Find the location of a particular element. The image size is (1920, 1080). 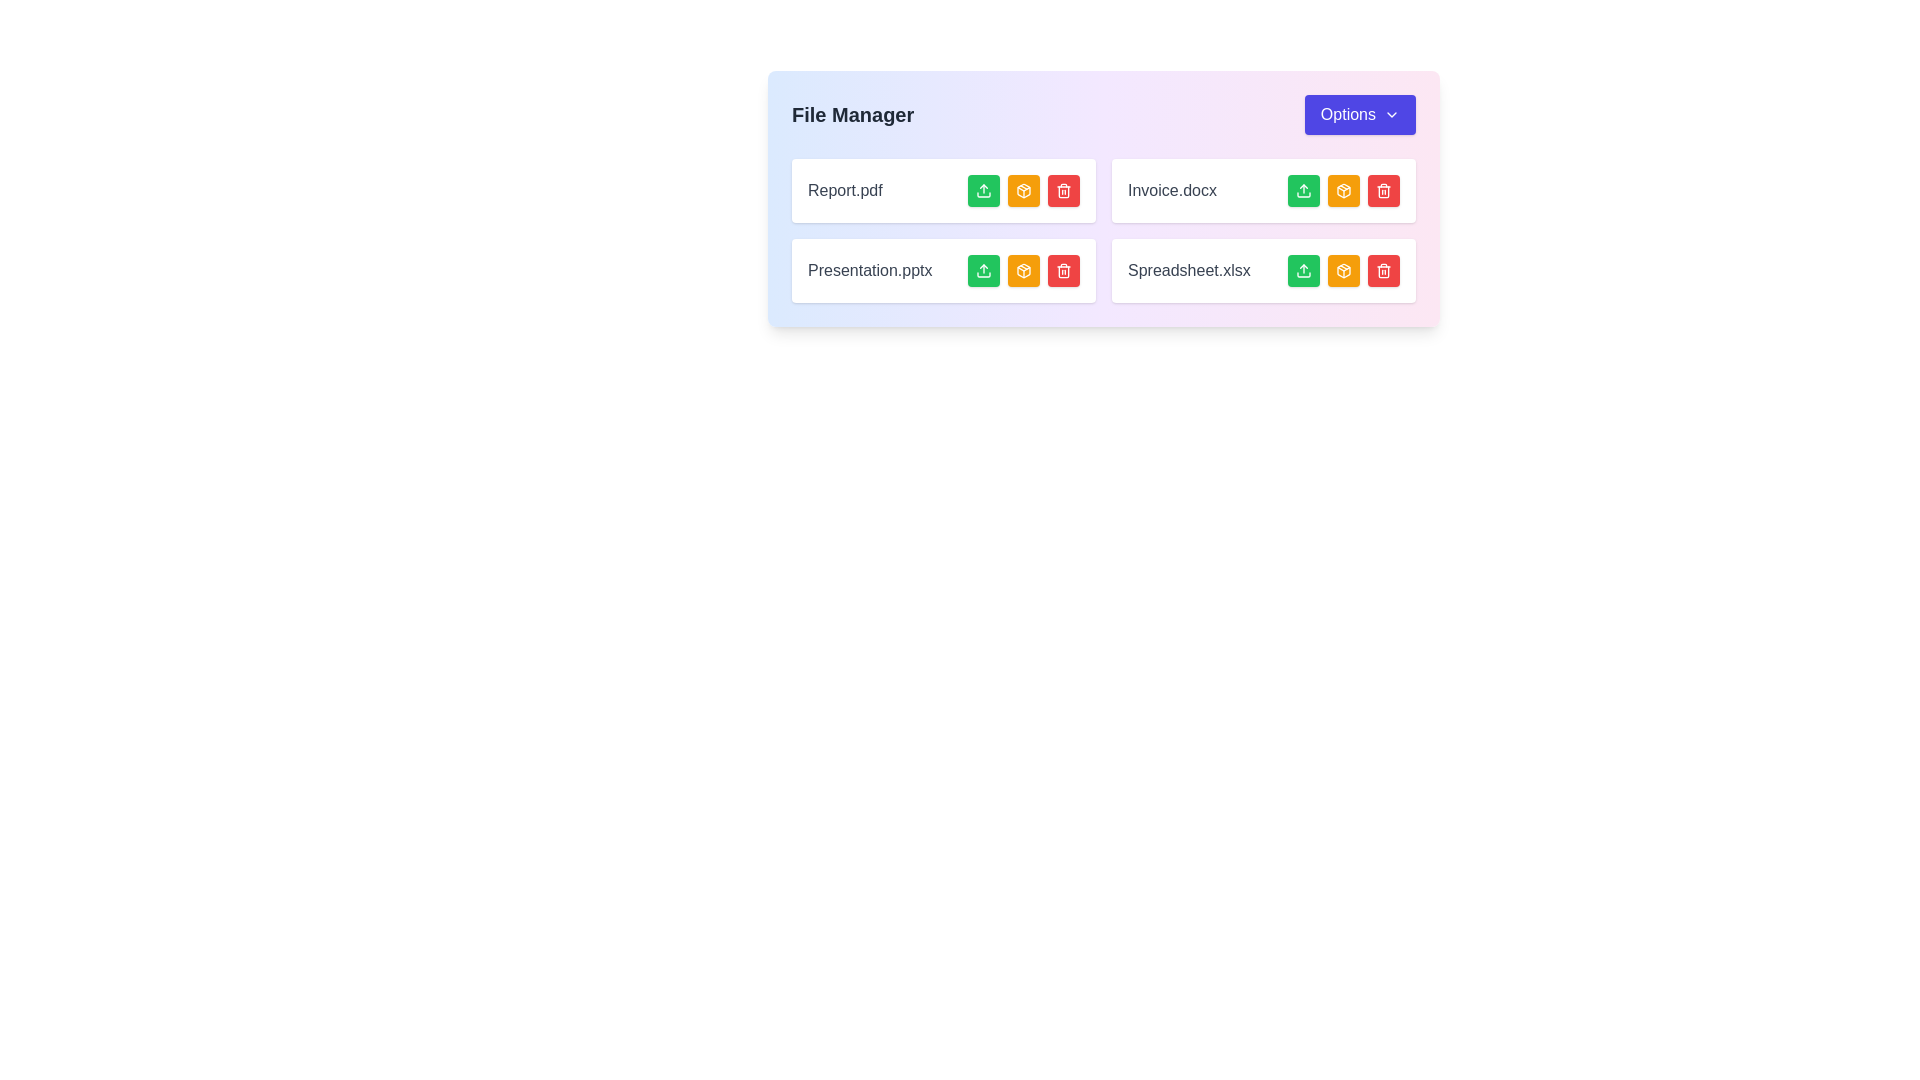

the red delete button with a trash bin icon in the 'File Manager' interface is located at coordinates (1382, 191).